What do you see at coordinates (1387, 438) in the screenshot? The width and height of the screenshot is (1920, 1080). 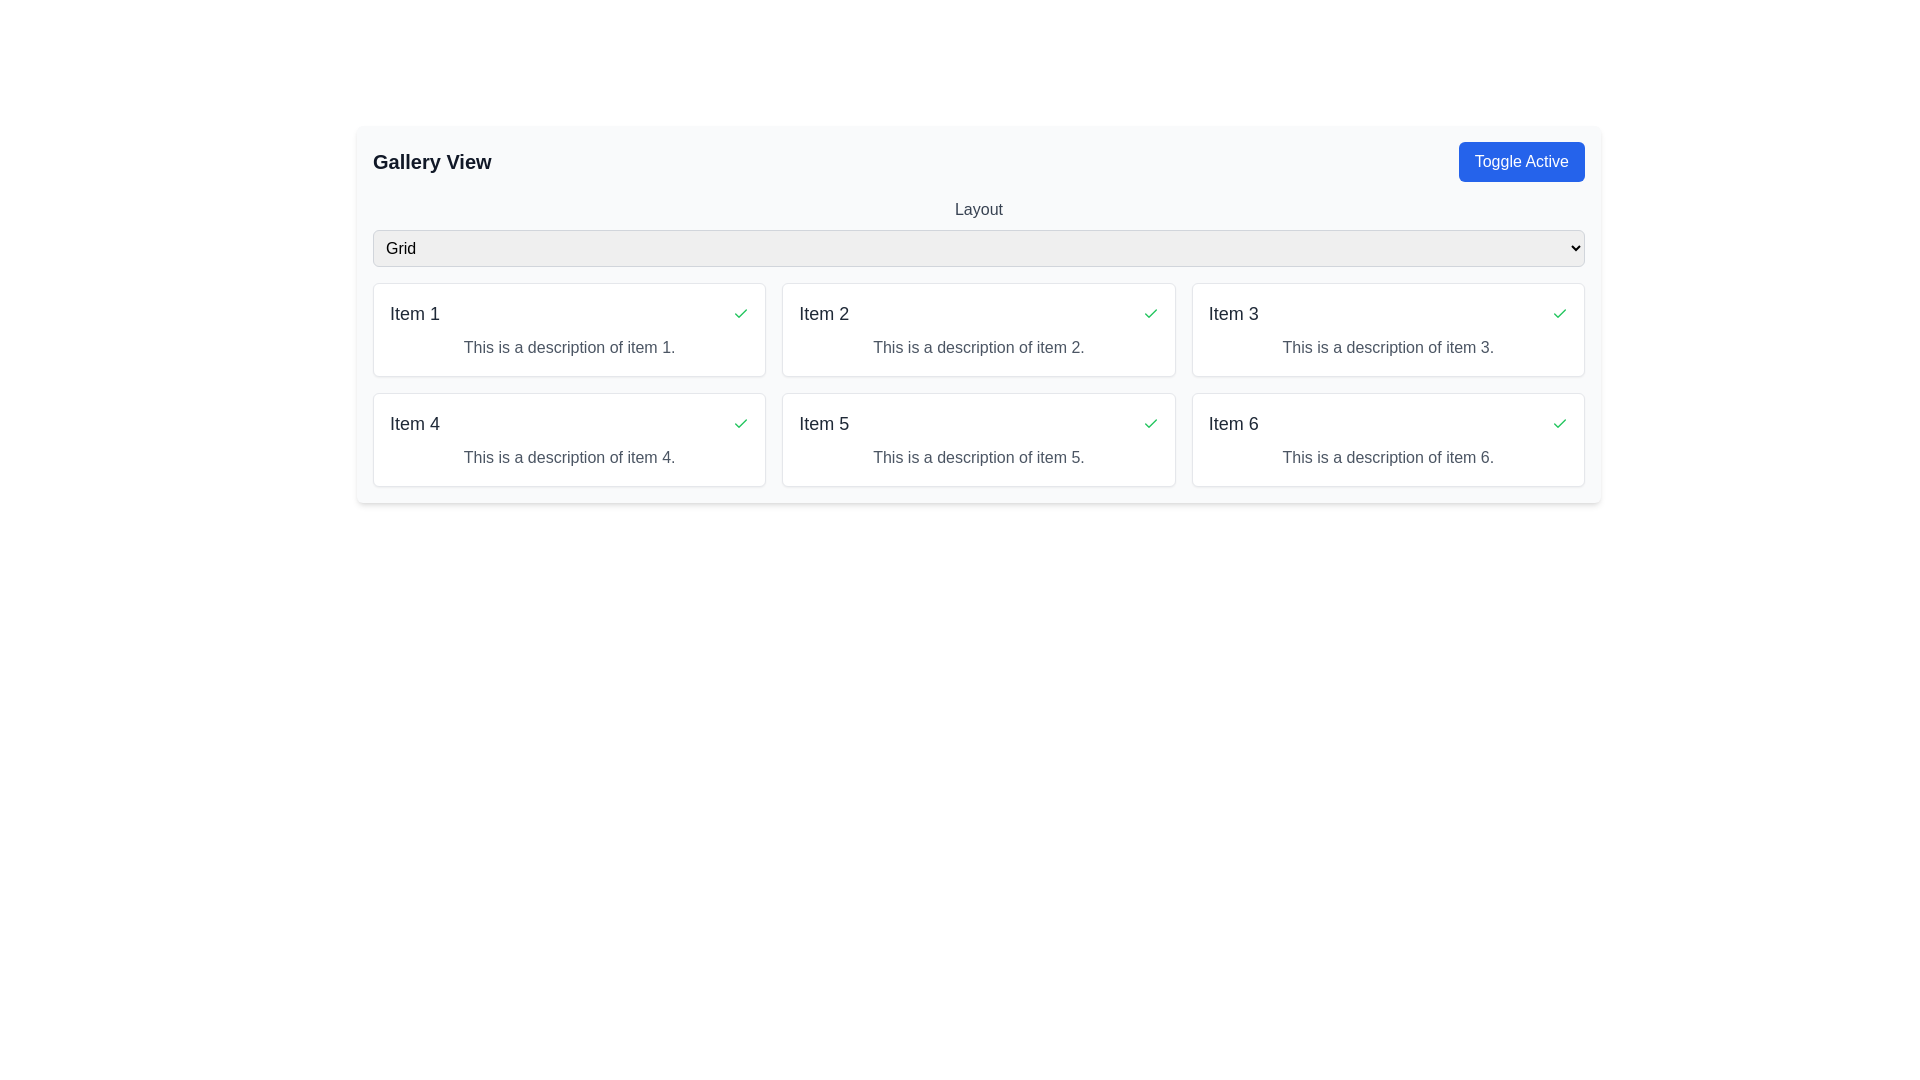 I see `title and description of the informational card for 'Item 6', which is visually indicated by a green checkmark and is located in the third column of the second row of the grid layout` at bounding box center [1387, 438].